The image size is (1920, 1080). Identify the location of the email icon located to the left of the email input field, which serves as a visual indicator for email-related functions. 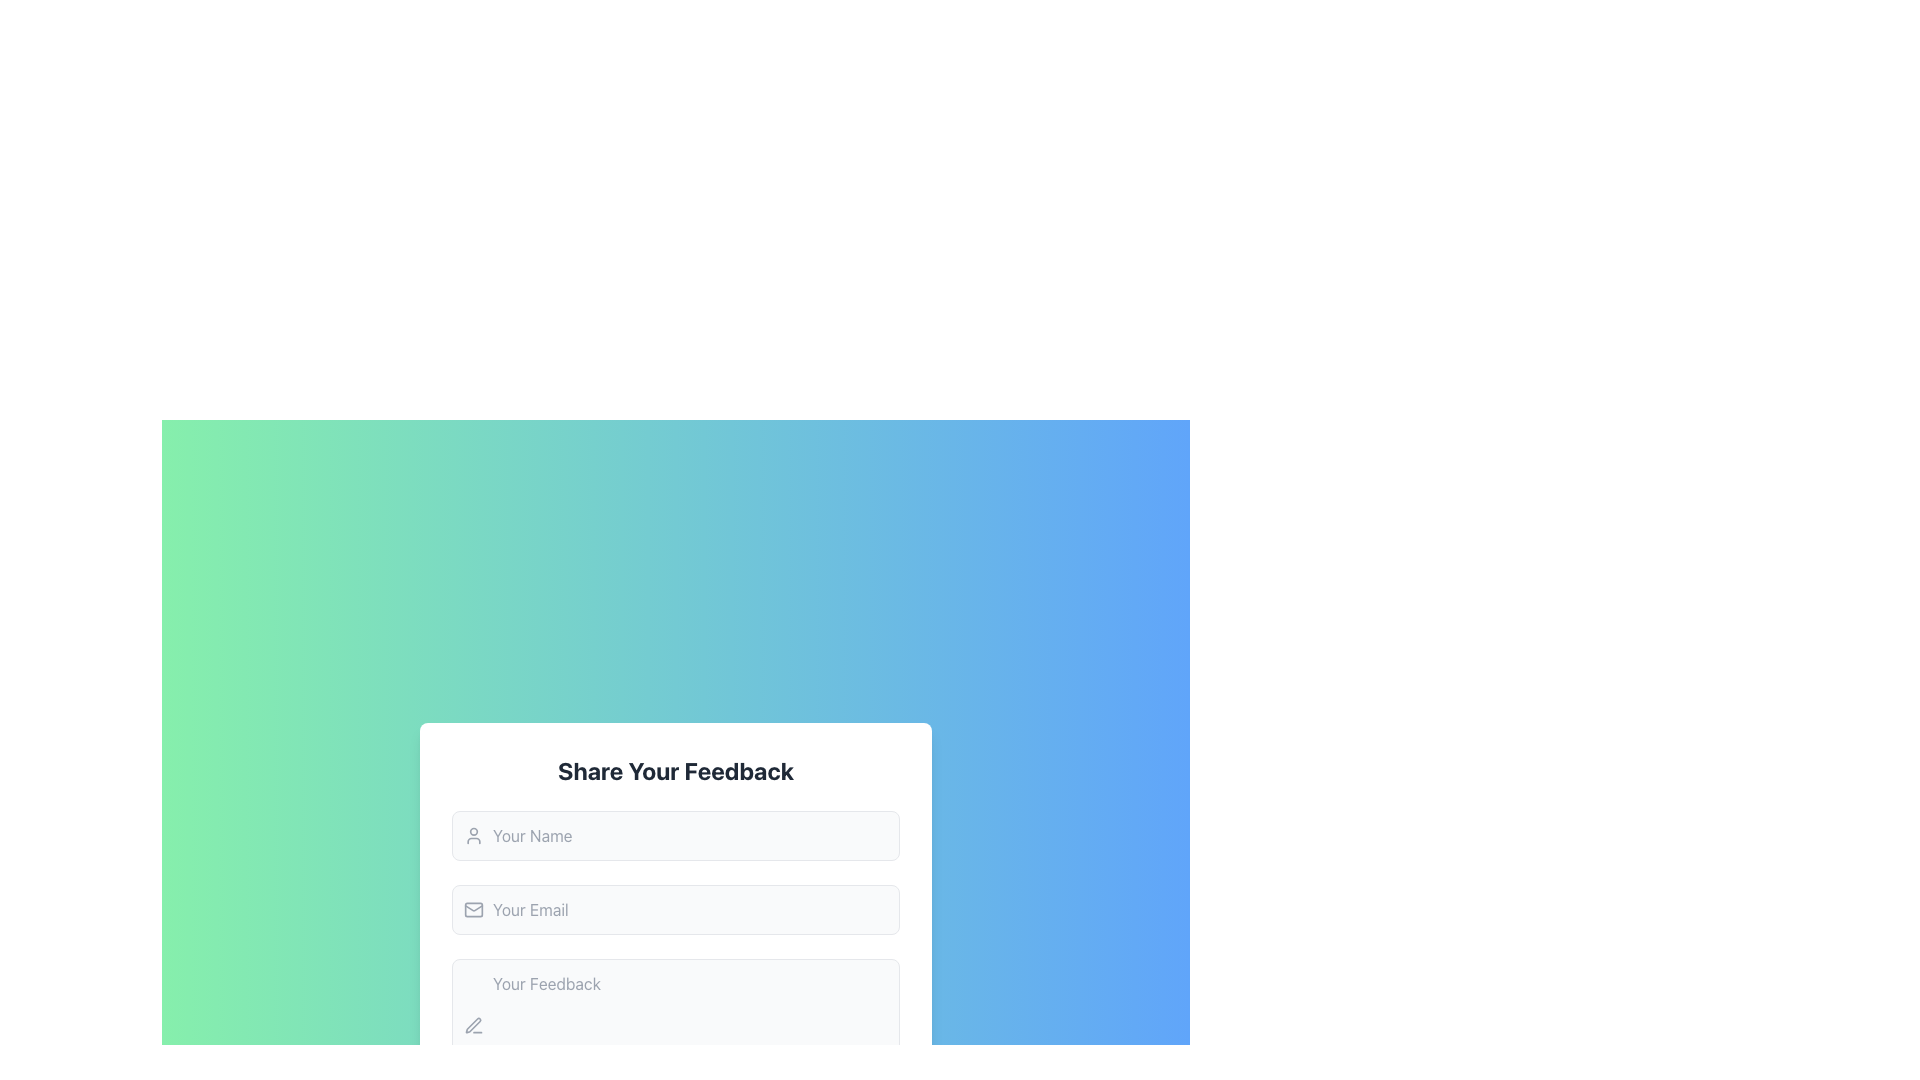
(473, 910).